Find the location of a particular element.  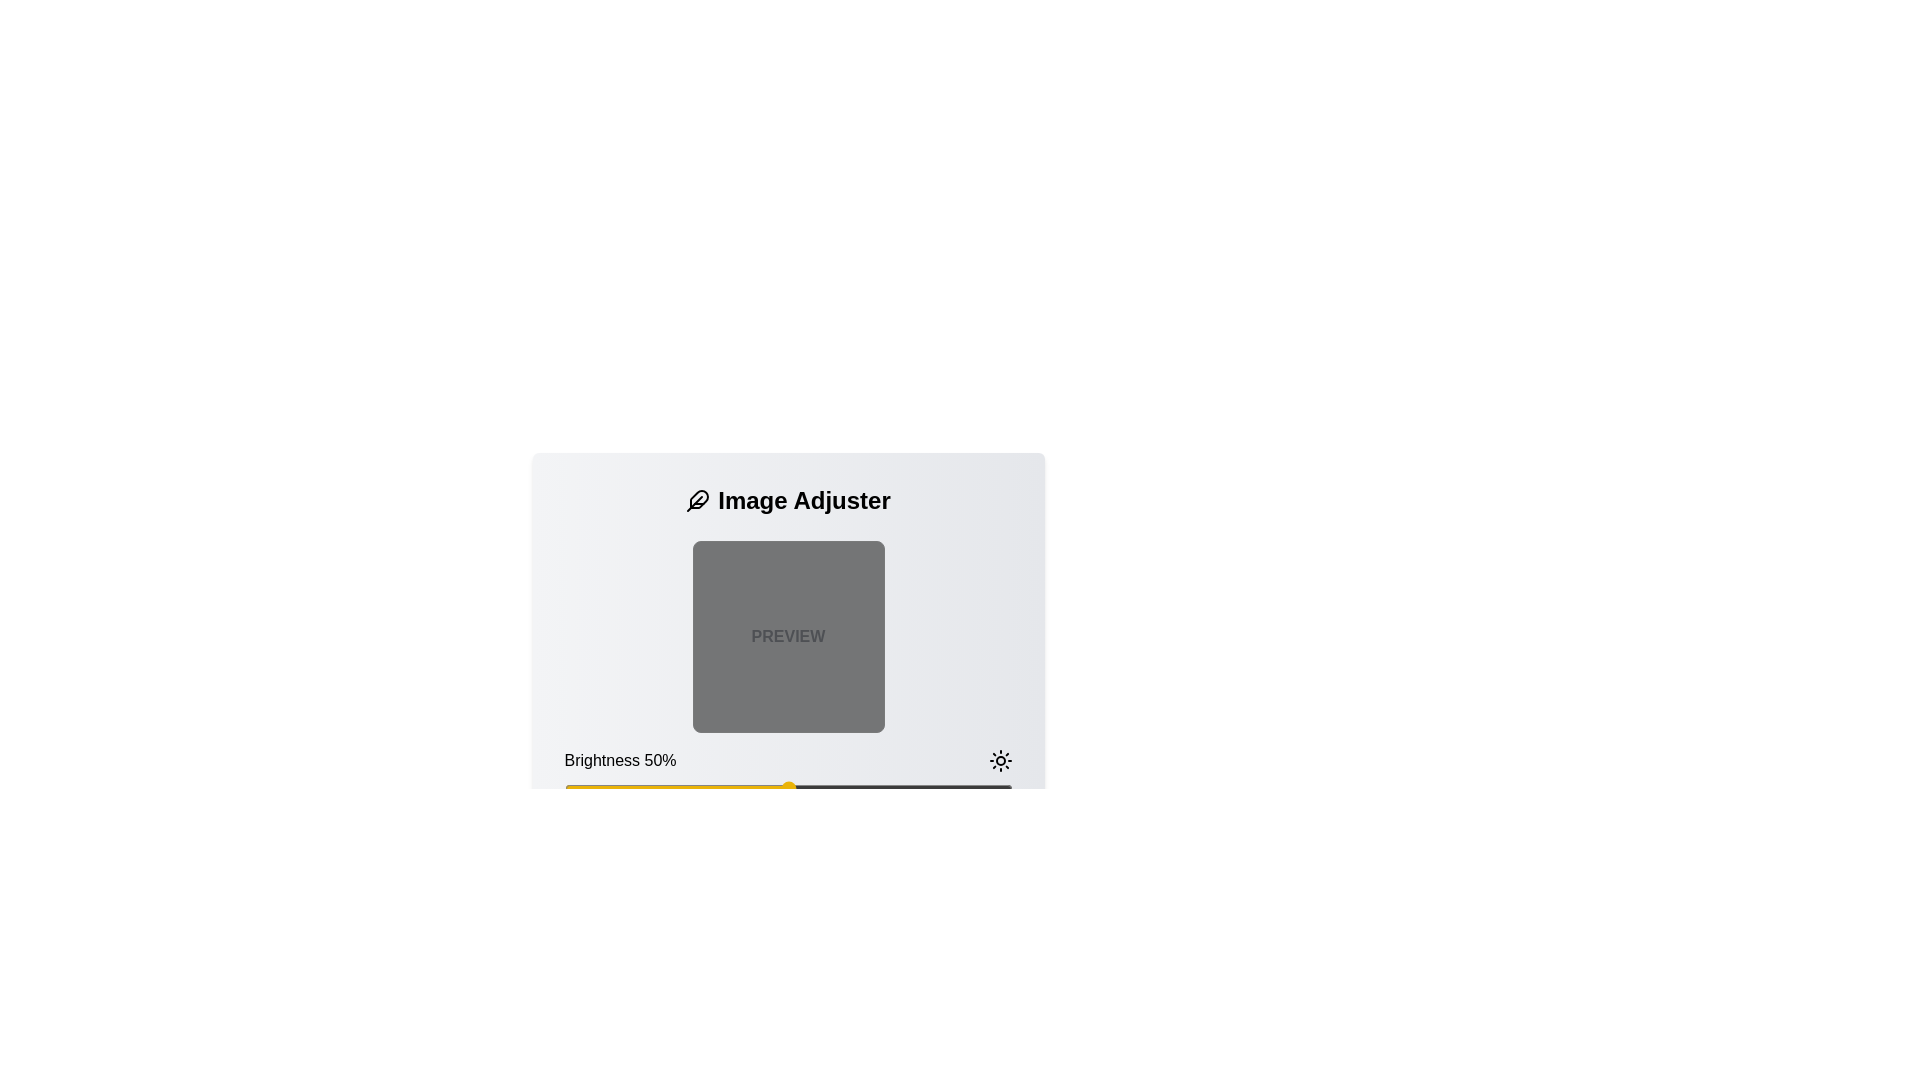

the slider is located at coordinates (890, 788).